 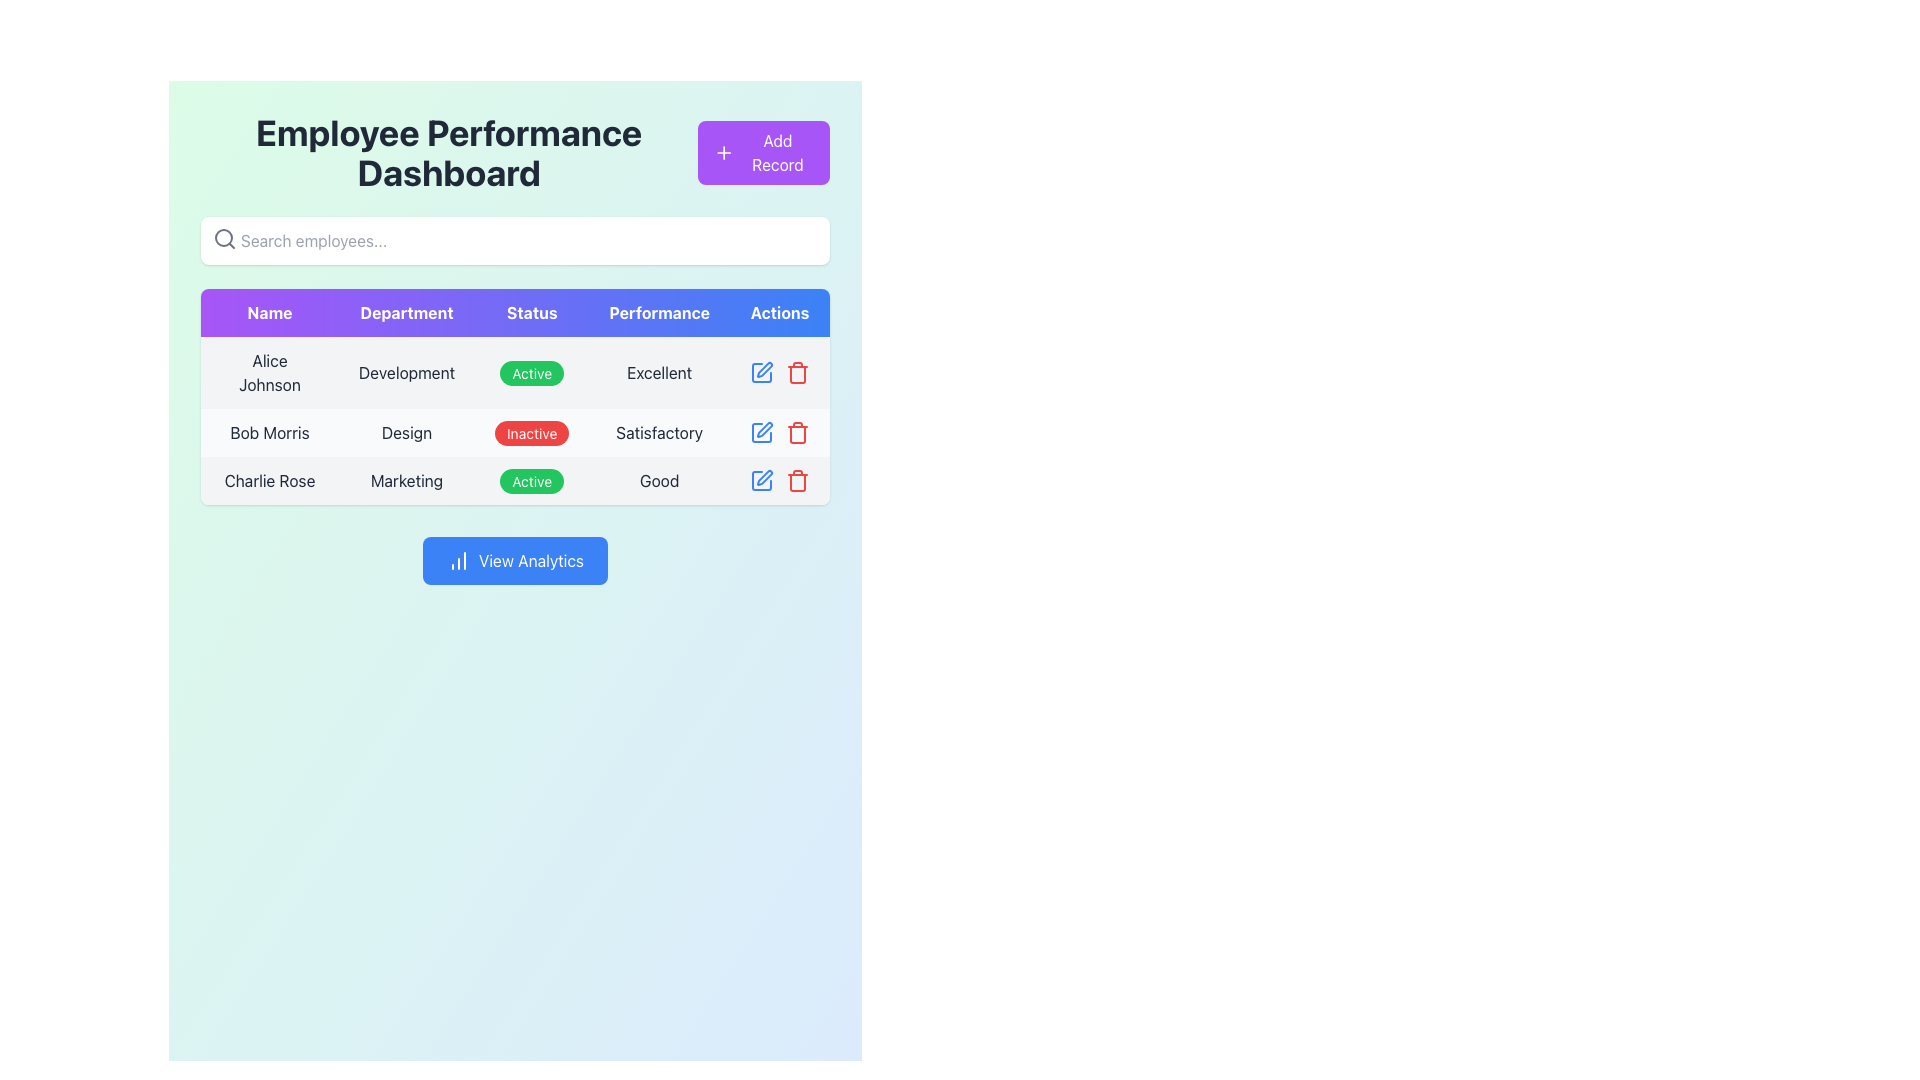 What do you see at coordinates (532, 373) in the screenshot?
I see `status value displayed in the 'Active' label under the 'Status' column for employee 'Alice Johnson'` at bounding box center [532, 373].